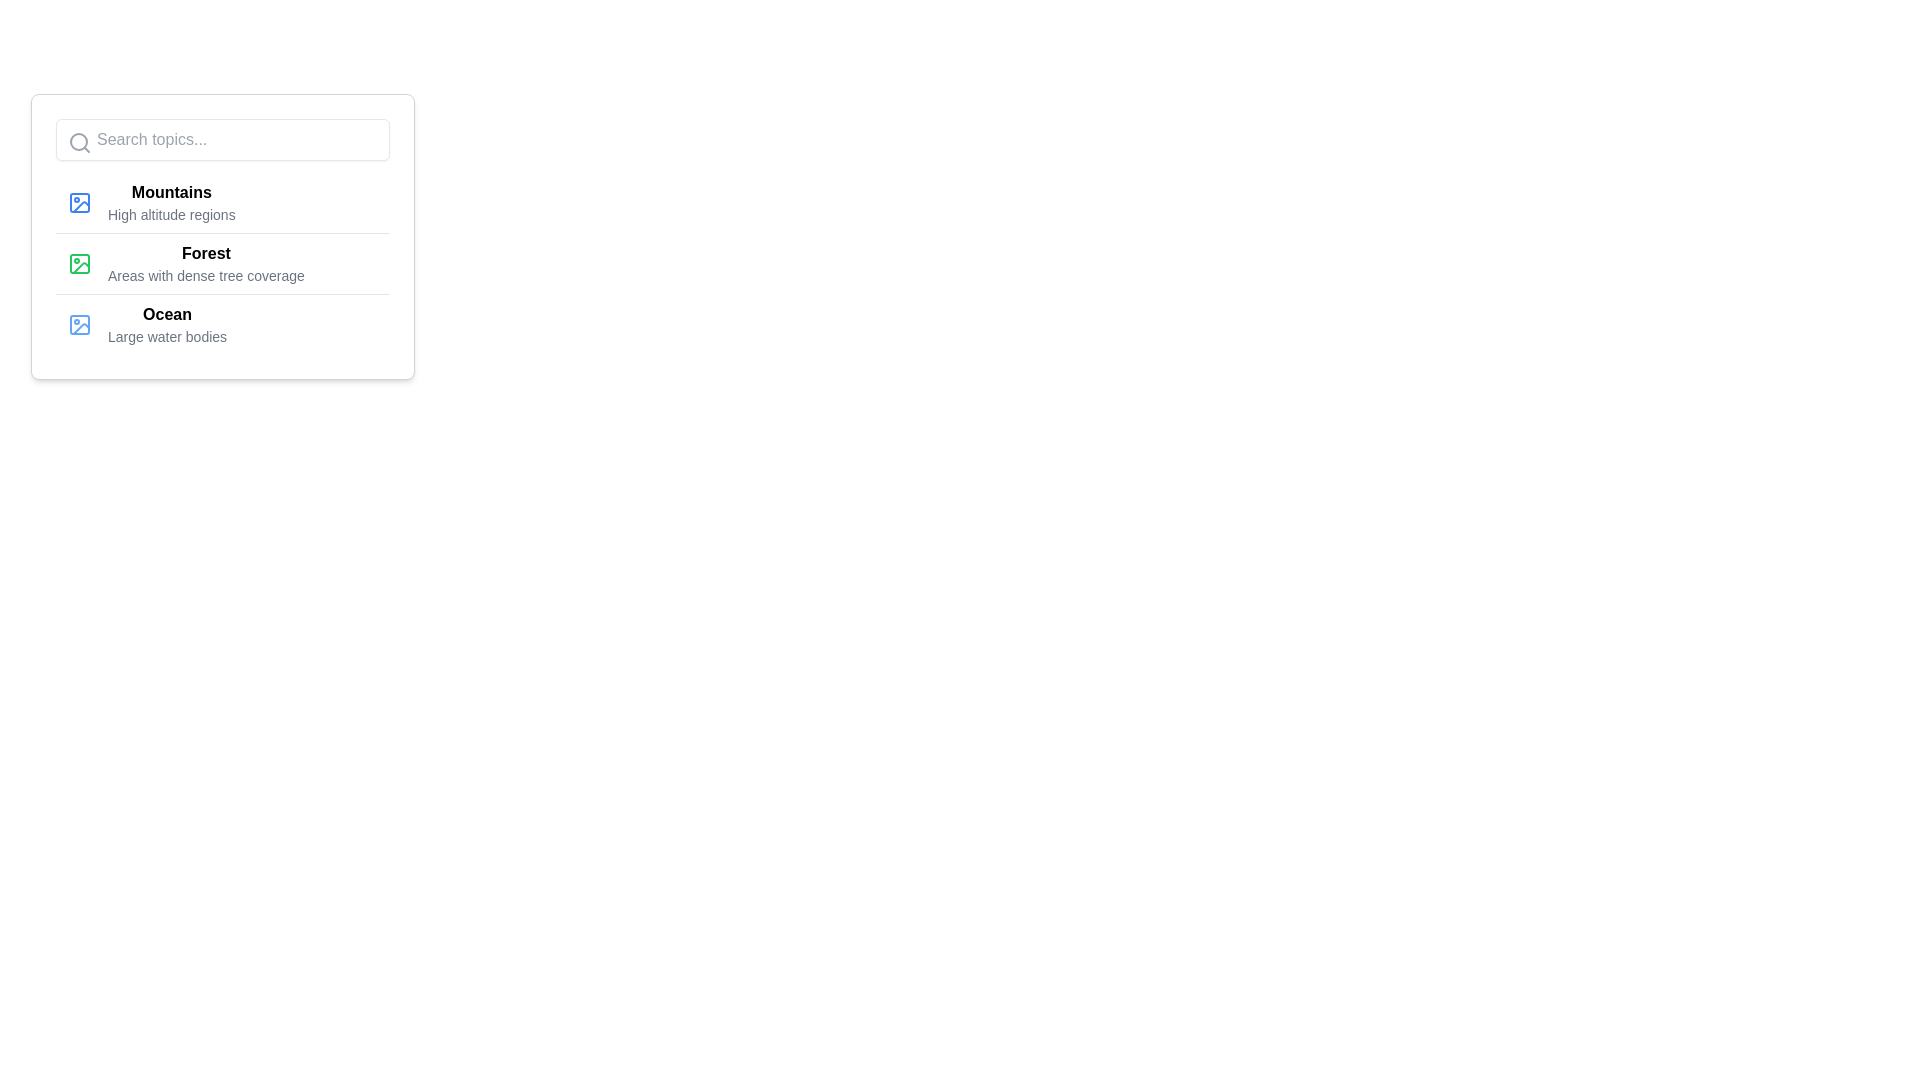 The width and height of the screenshot is (1920, 1080). What do you see at coordinates (80, 141) in the screenshot?
I see `the magnifying glass icon located in the top-left corner of the 'Search topics...' text input field` at bounding box center [80, 141].